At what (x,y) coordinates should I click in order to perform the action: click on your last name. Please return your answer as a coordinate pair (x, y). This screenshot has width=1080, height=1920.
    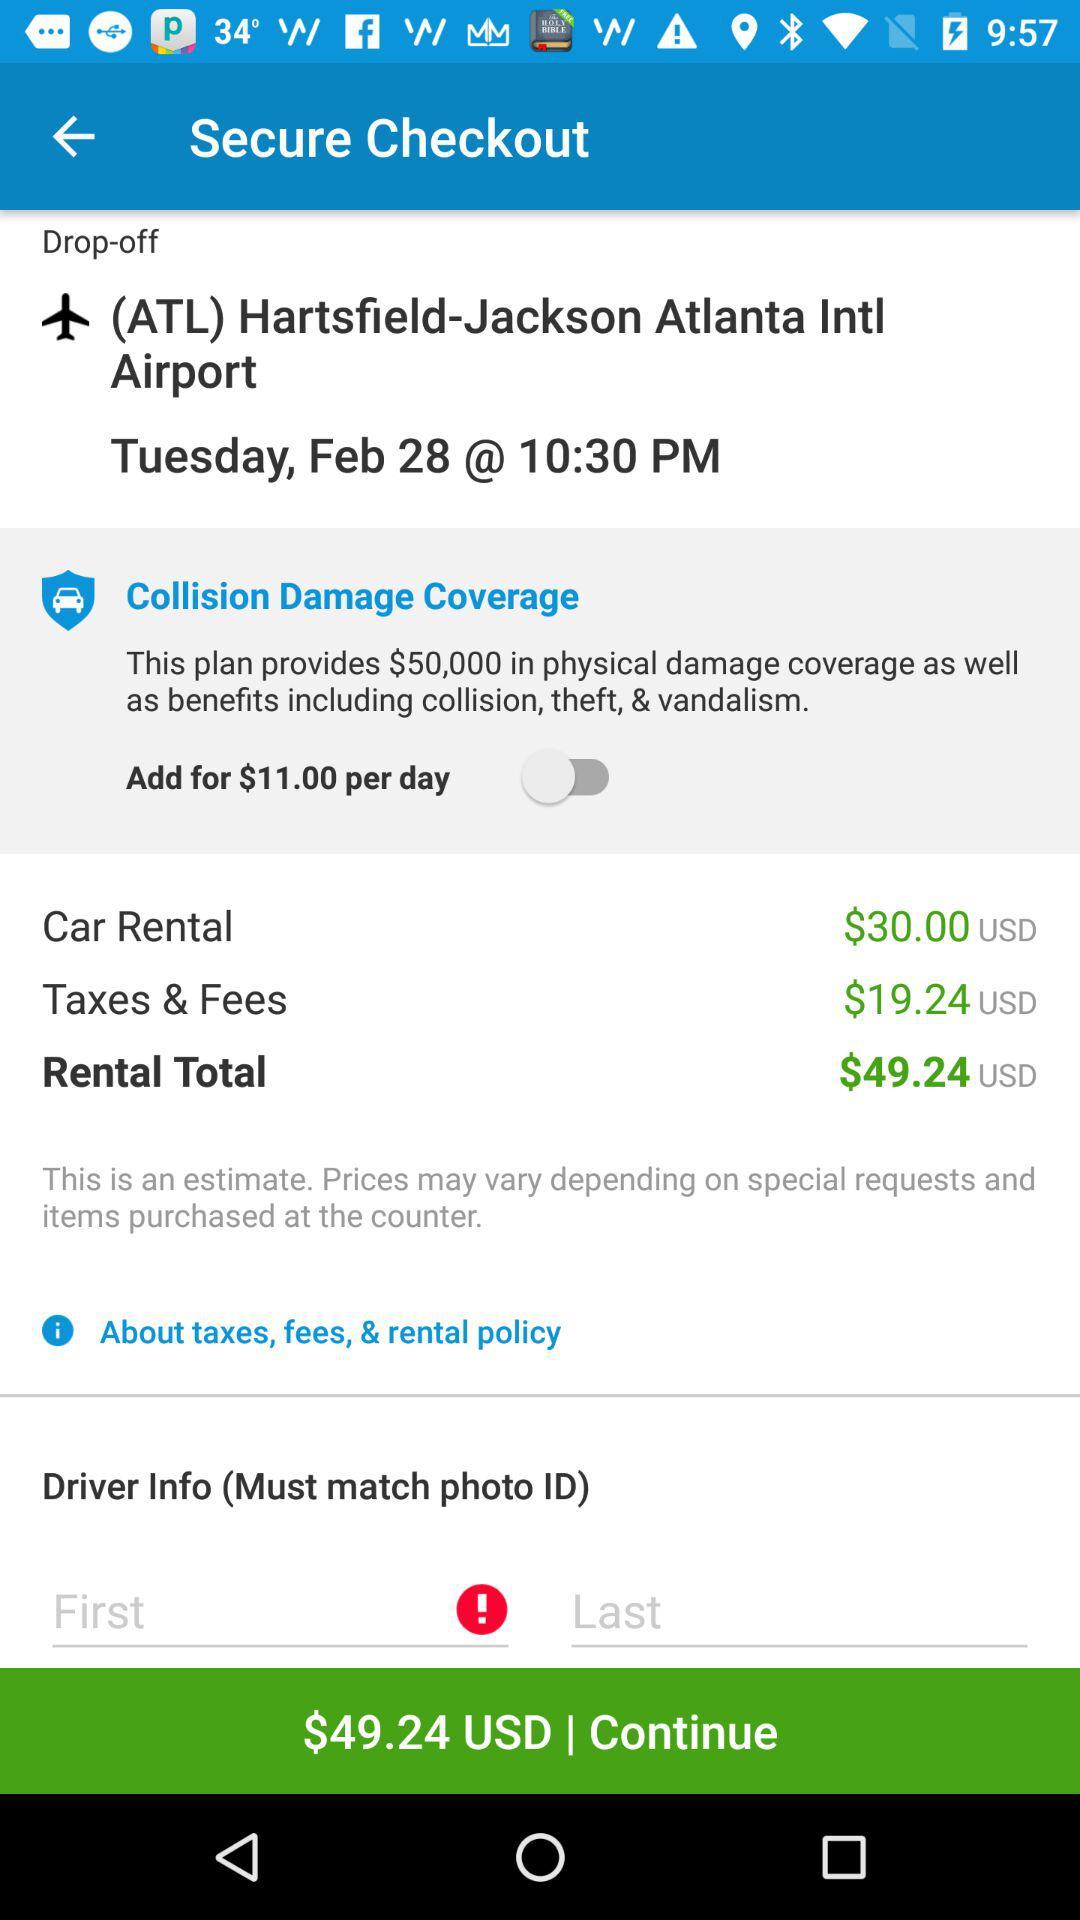
    Looking at the image, I should click on (798, 1609).